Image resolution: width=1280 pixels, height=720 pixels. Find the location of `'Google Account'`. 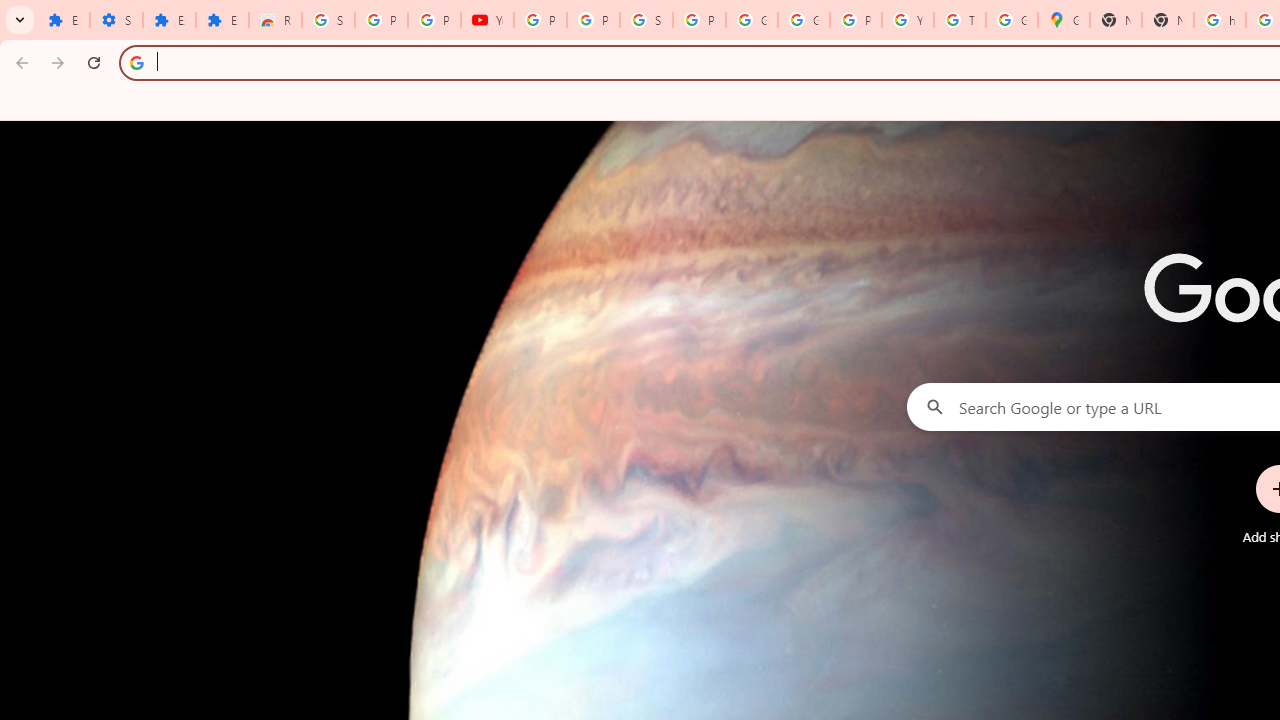

'Google Account' is located at coordinates (751, 20).